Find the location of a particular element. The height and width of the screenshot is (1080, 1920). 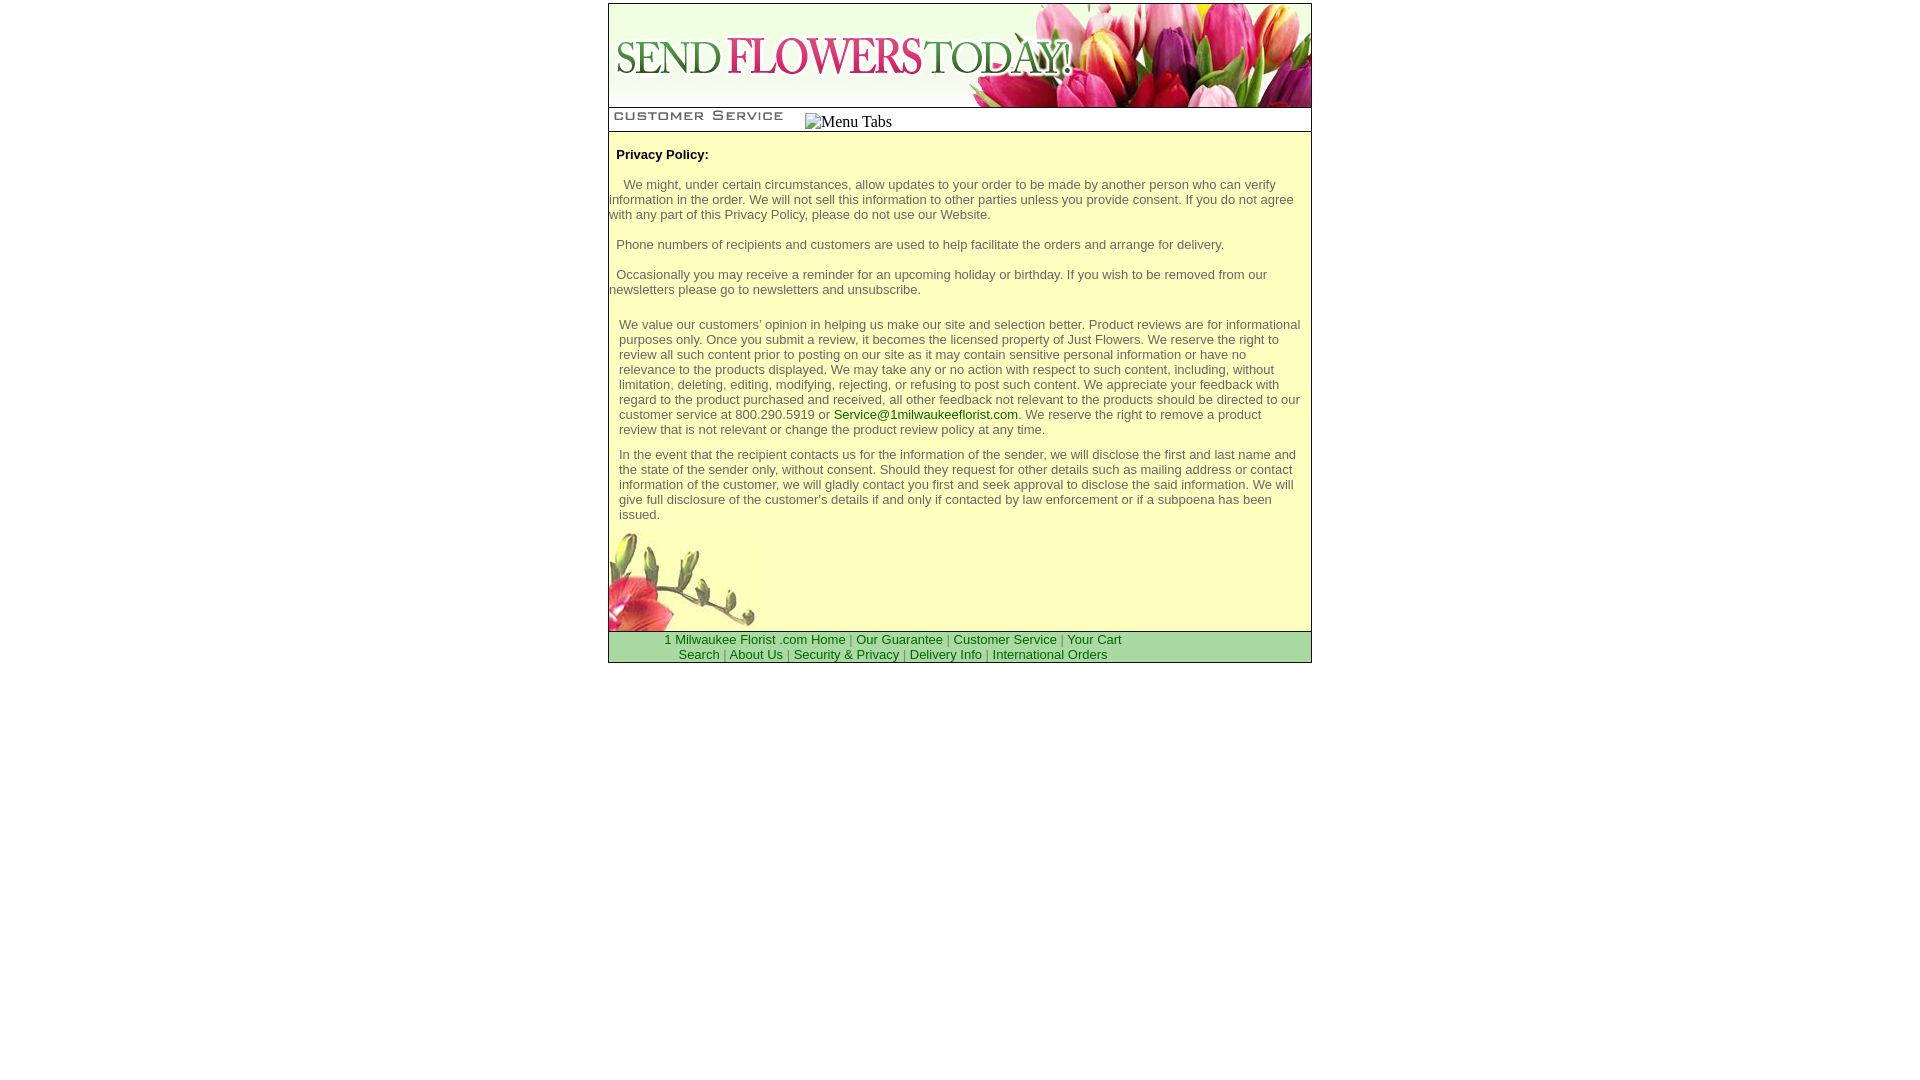

'Search' is located at coordinates (698, 654).